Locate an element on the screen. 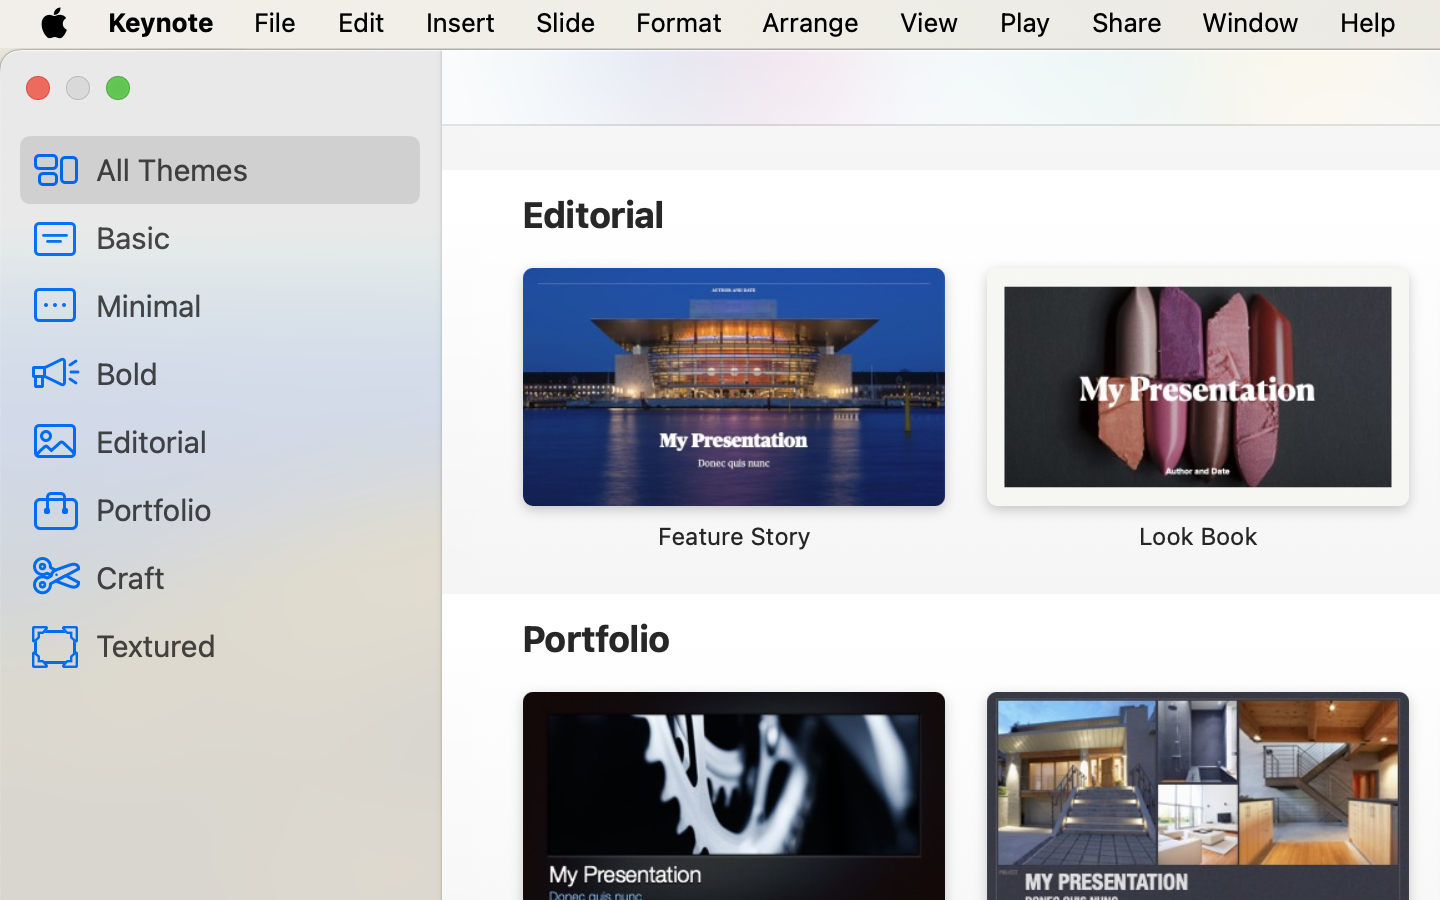 This screenshot has height=900, width=1440. 'Basic' is located at coordinates (248, 235).